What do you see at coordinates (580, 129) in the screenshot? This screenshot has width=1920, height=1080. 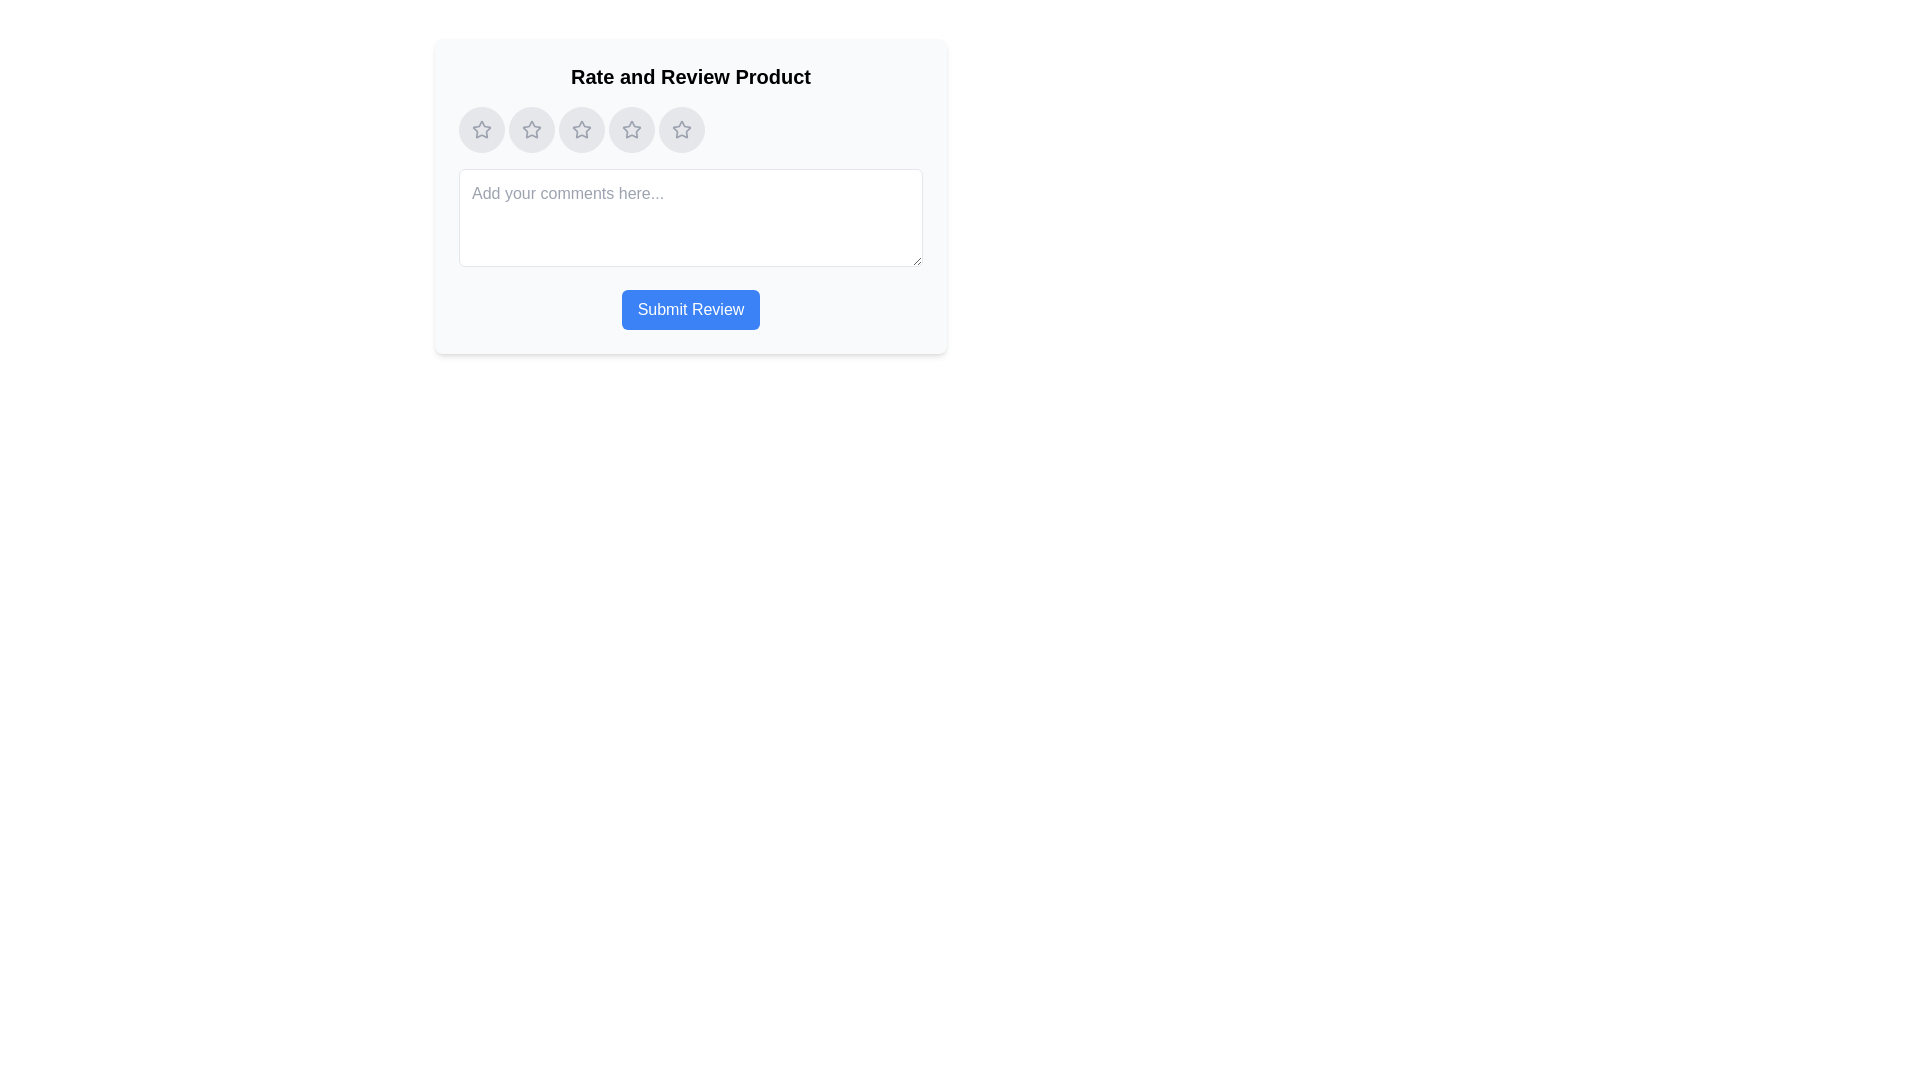 I see `the second star in the rating component` at bounding box center [580, 129].